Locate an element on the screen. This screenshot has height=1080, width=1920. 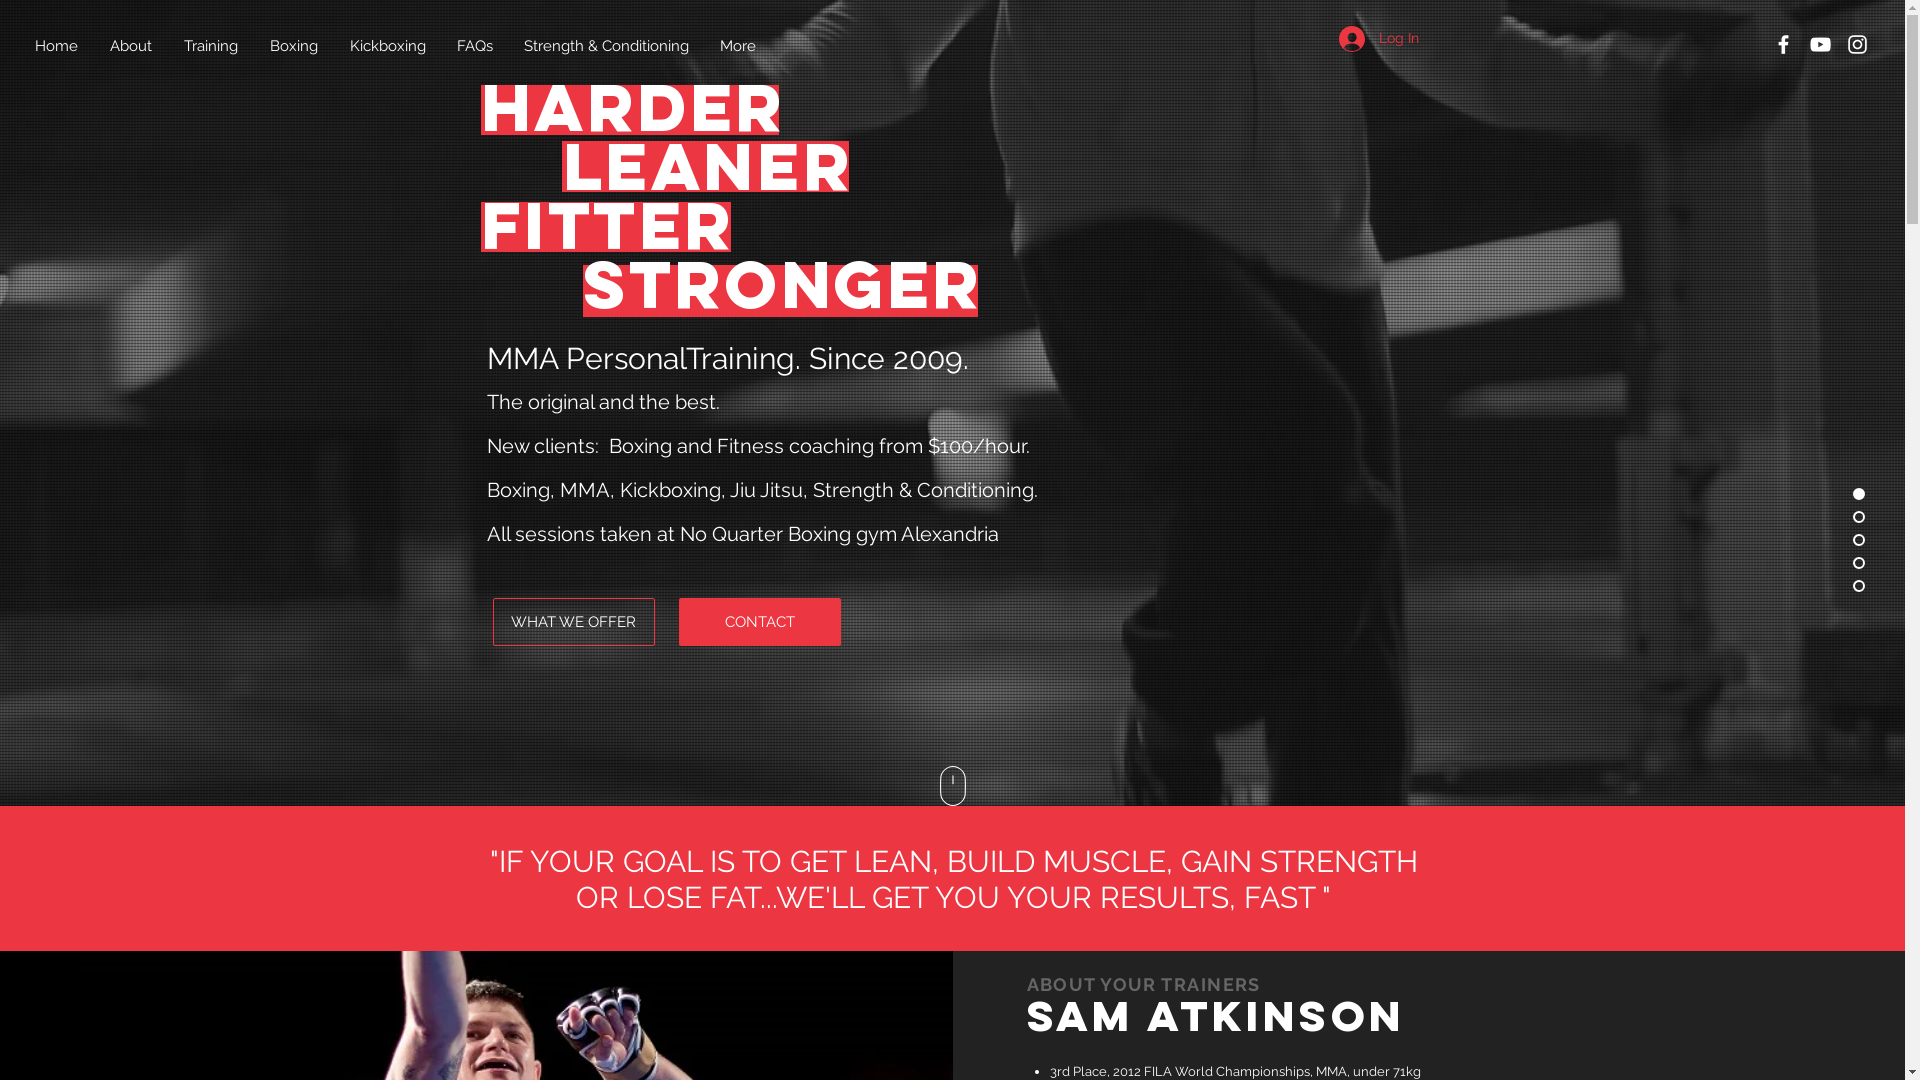
'About' is located at coordinates (131, 45).